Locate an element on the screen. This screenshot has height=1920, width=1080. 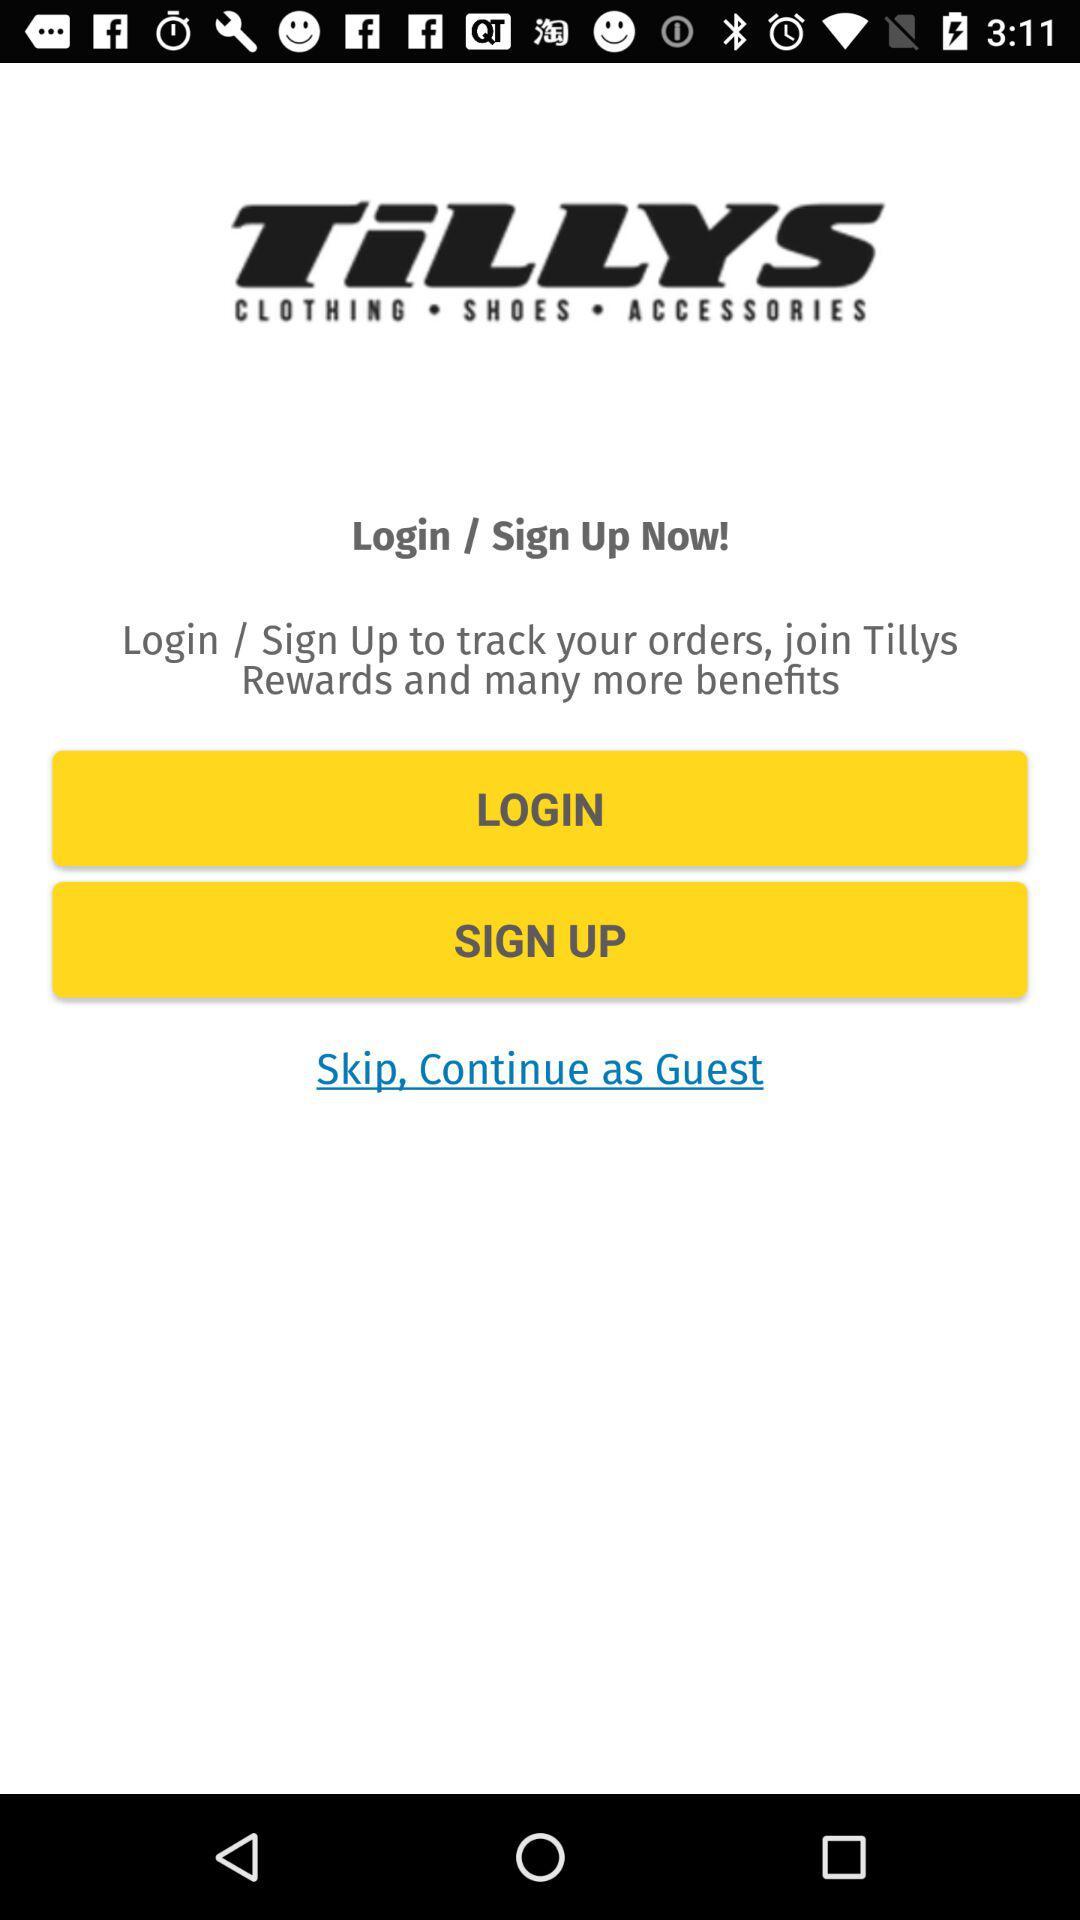
skip continue as item is located at coordinates (540, 1066).